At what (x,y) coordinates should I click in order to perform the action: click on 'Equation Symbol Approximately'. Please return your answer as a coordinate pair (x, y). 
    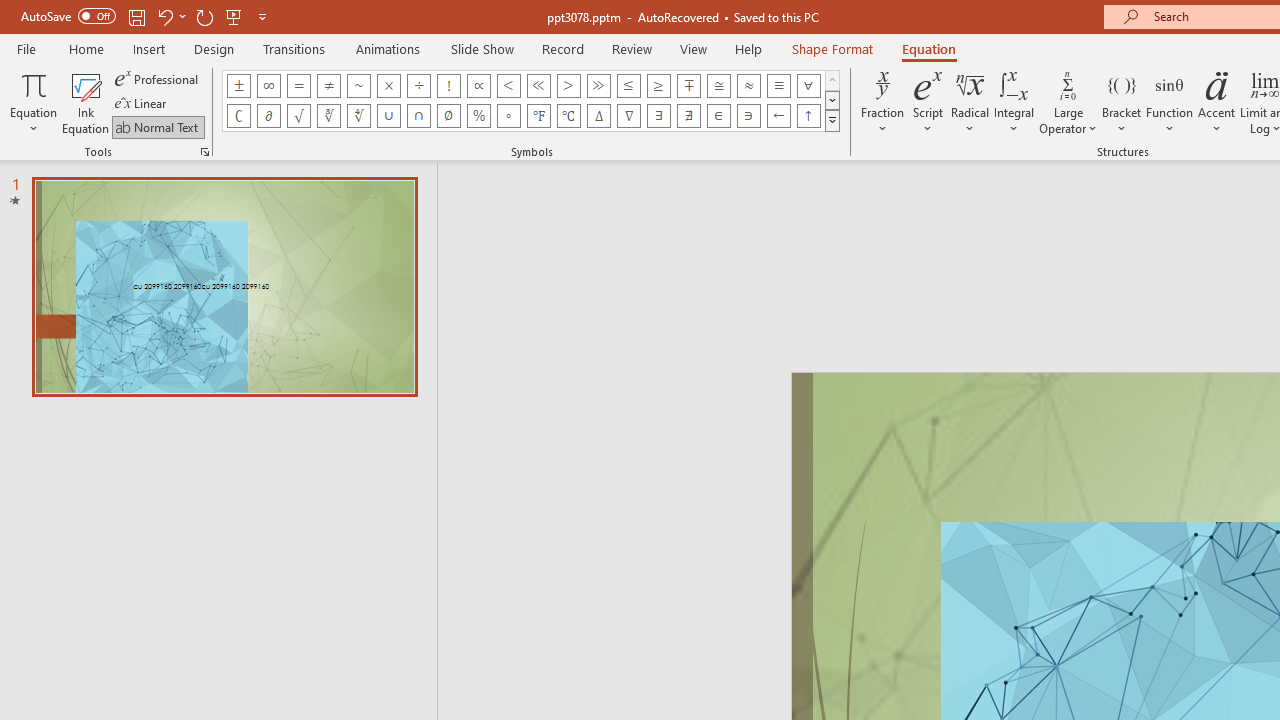
    Looking at the image, I should click on (359, 85).